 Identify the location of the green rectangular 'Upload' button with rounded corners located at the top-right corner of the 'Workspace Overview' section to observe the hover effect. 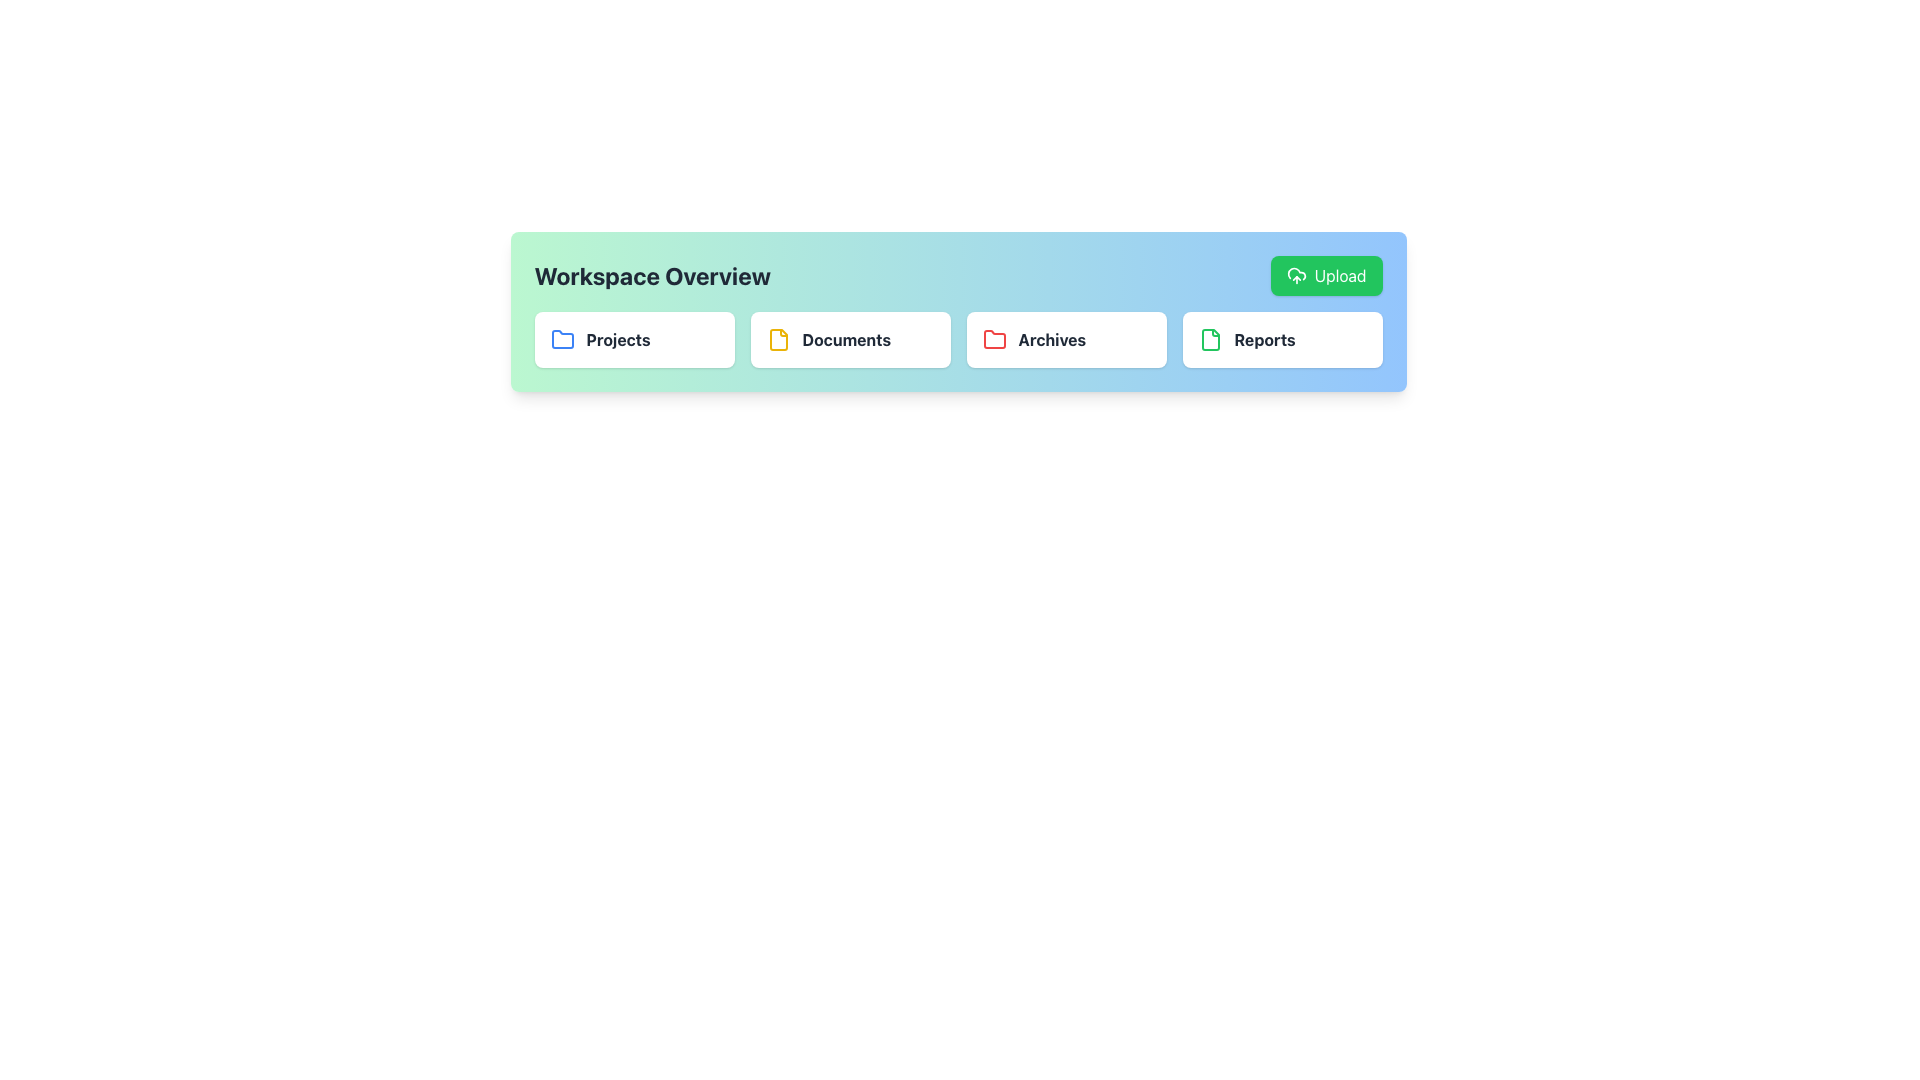
(1326, 276).